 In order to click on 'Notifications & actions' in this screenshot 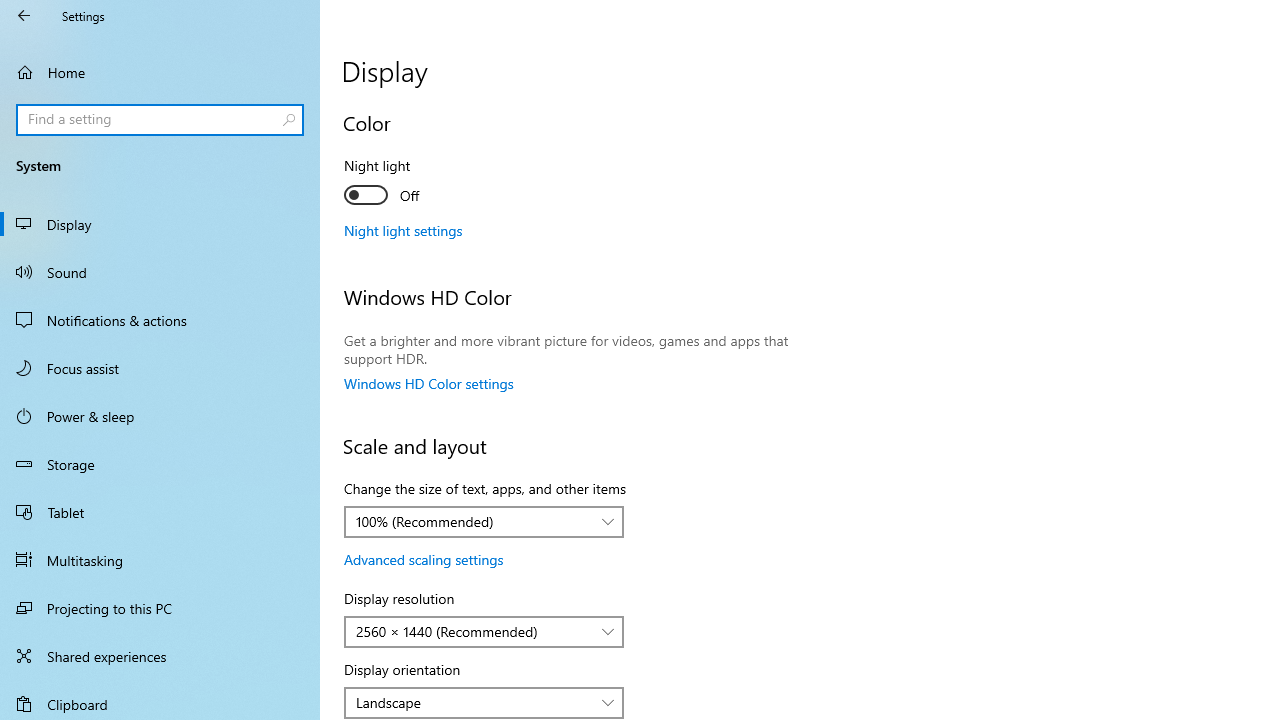, I will do `click(160, 319)`.